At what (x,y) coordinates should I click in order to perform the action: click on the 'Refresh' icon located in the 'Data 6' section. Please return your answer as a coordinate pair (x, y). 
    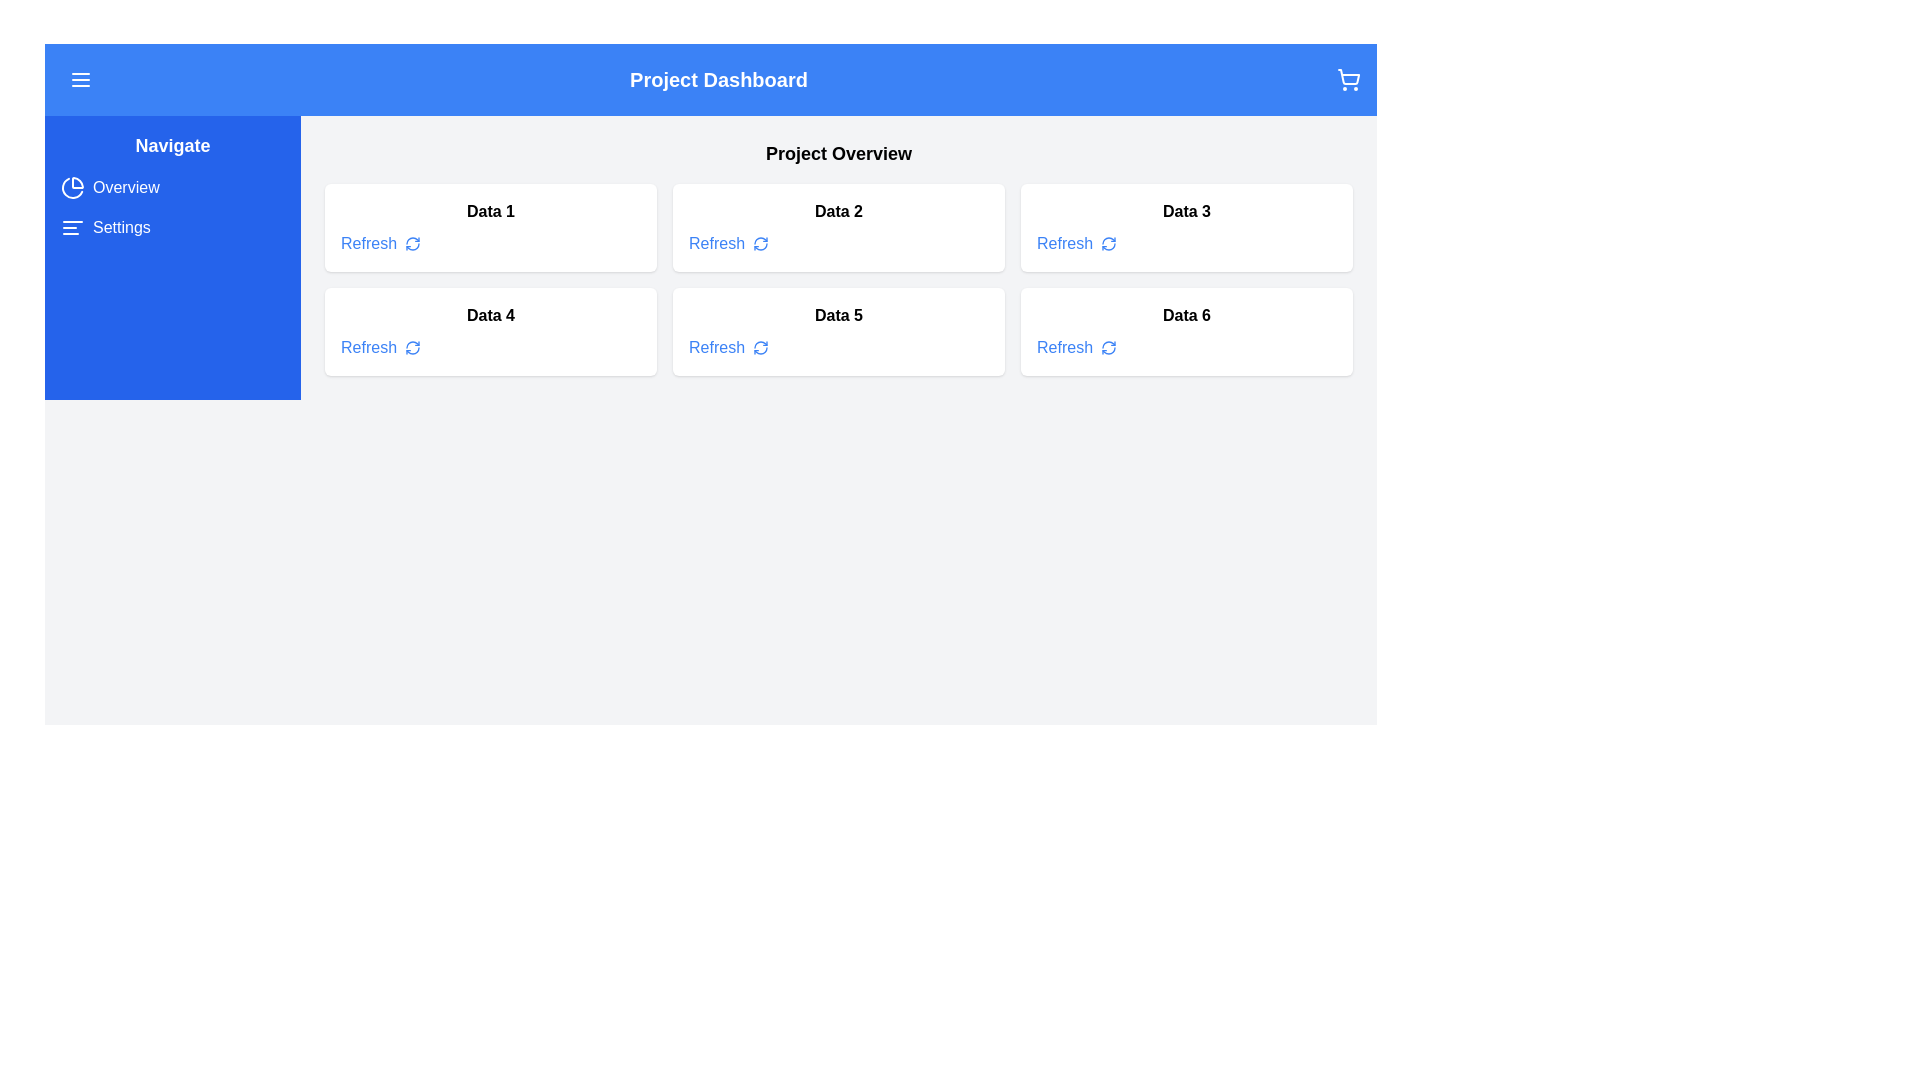
    Looking at the image, I should click on (1107, 346).